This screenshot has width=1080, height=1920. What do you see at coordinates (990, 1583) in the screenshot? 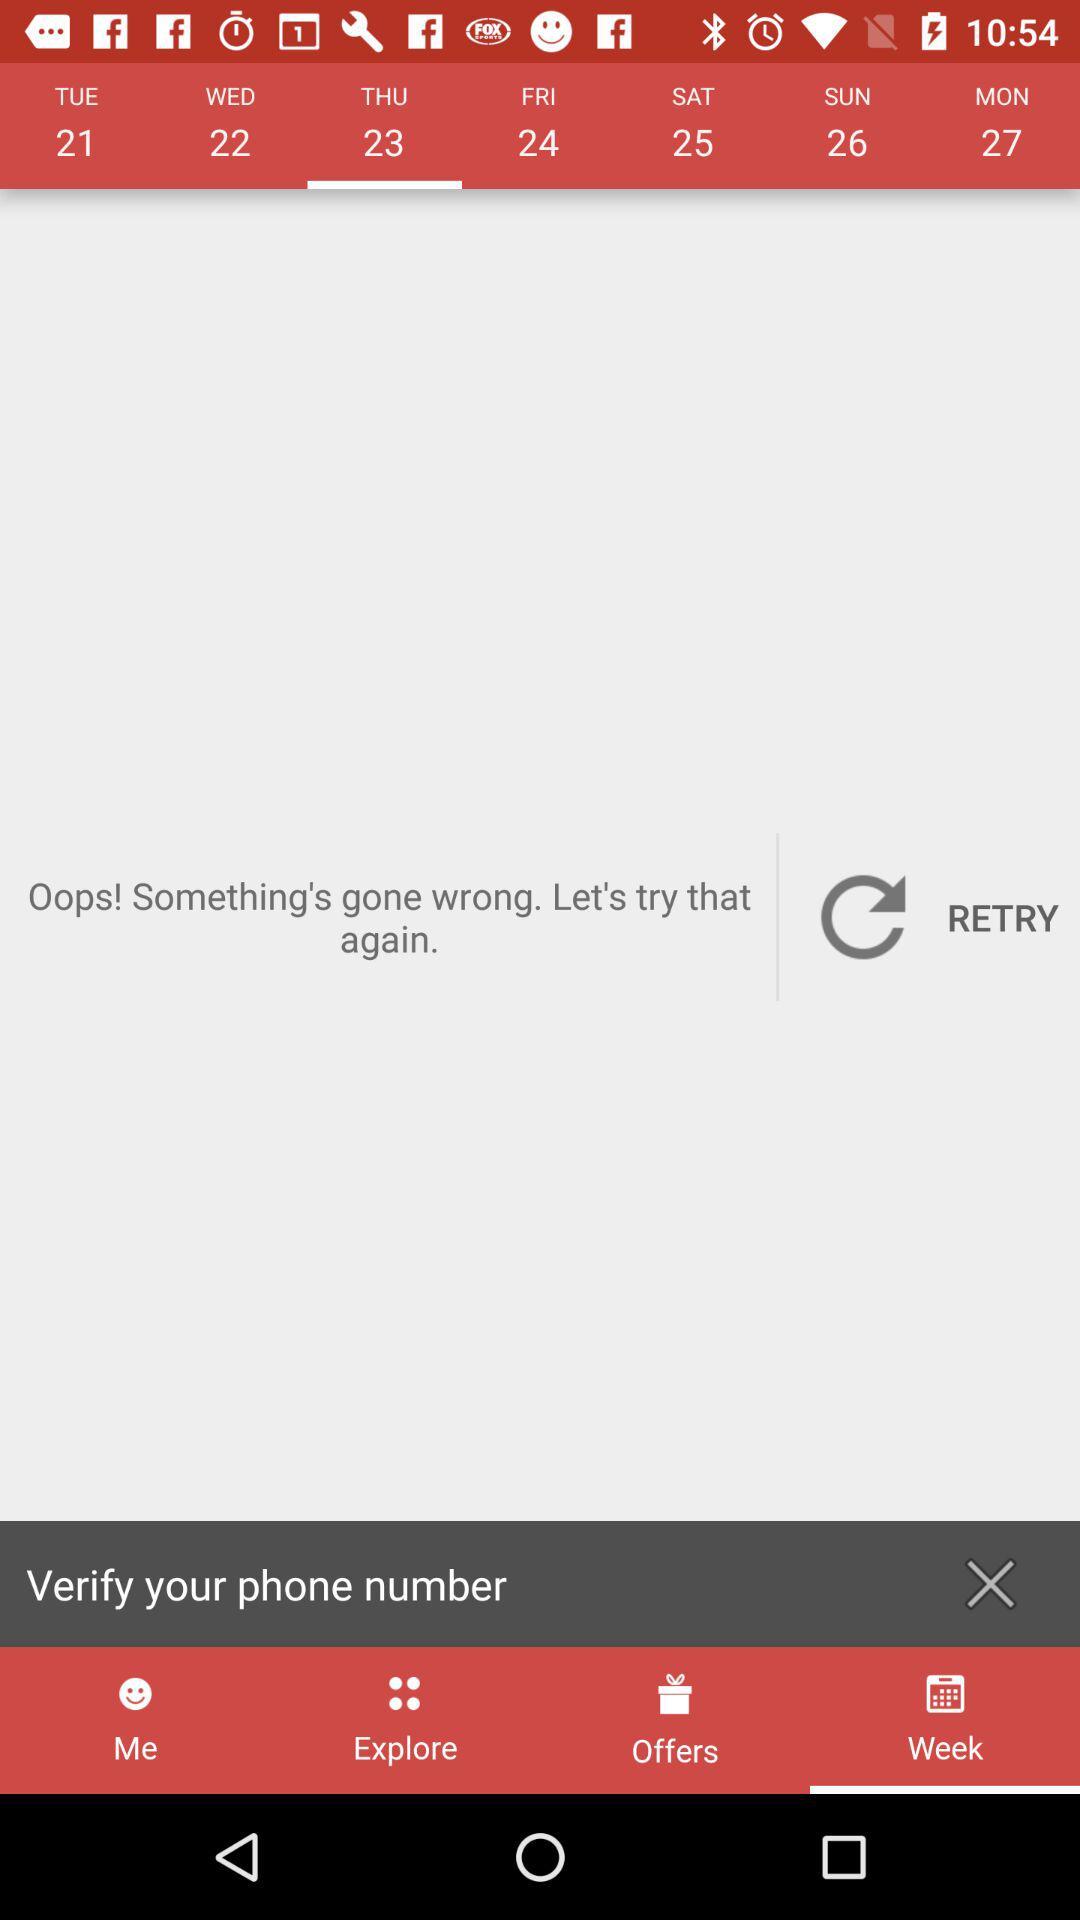
I see `the close icon` at bounding box center [990, 1583].